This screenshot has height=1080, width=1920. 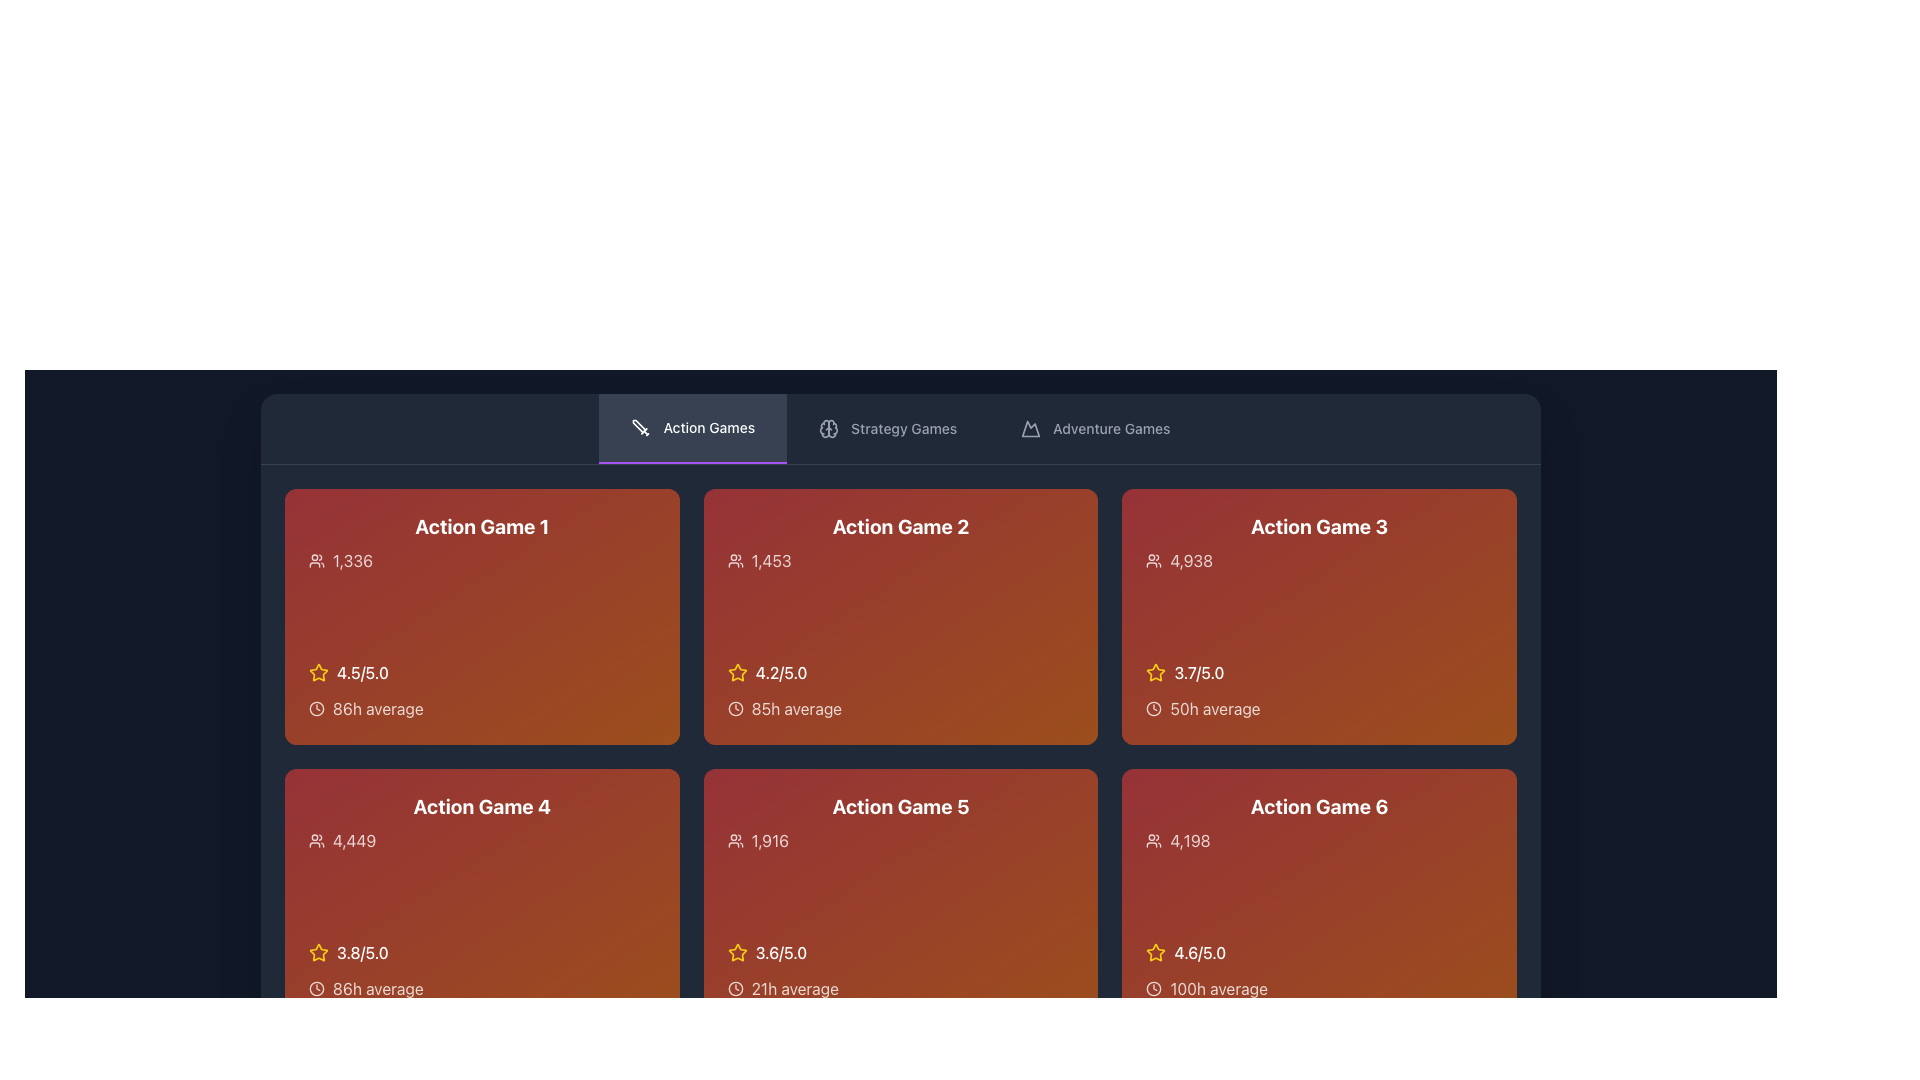 I want to click on the Composite information display showing the rating '3.6/5.0' and '21h average' located at the bottom section of the 'Action Game 5' card, so click(x=900, y=970).